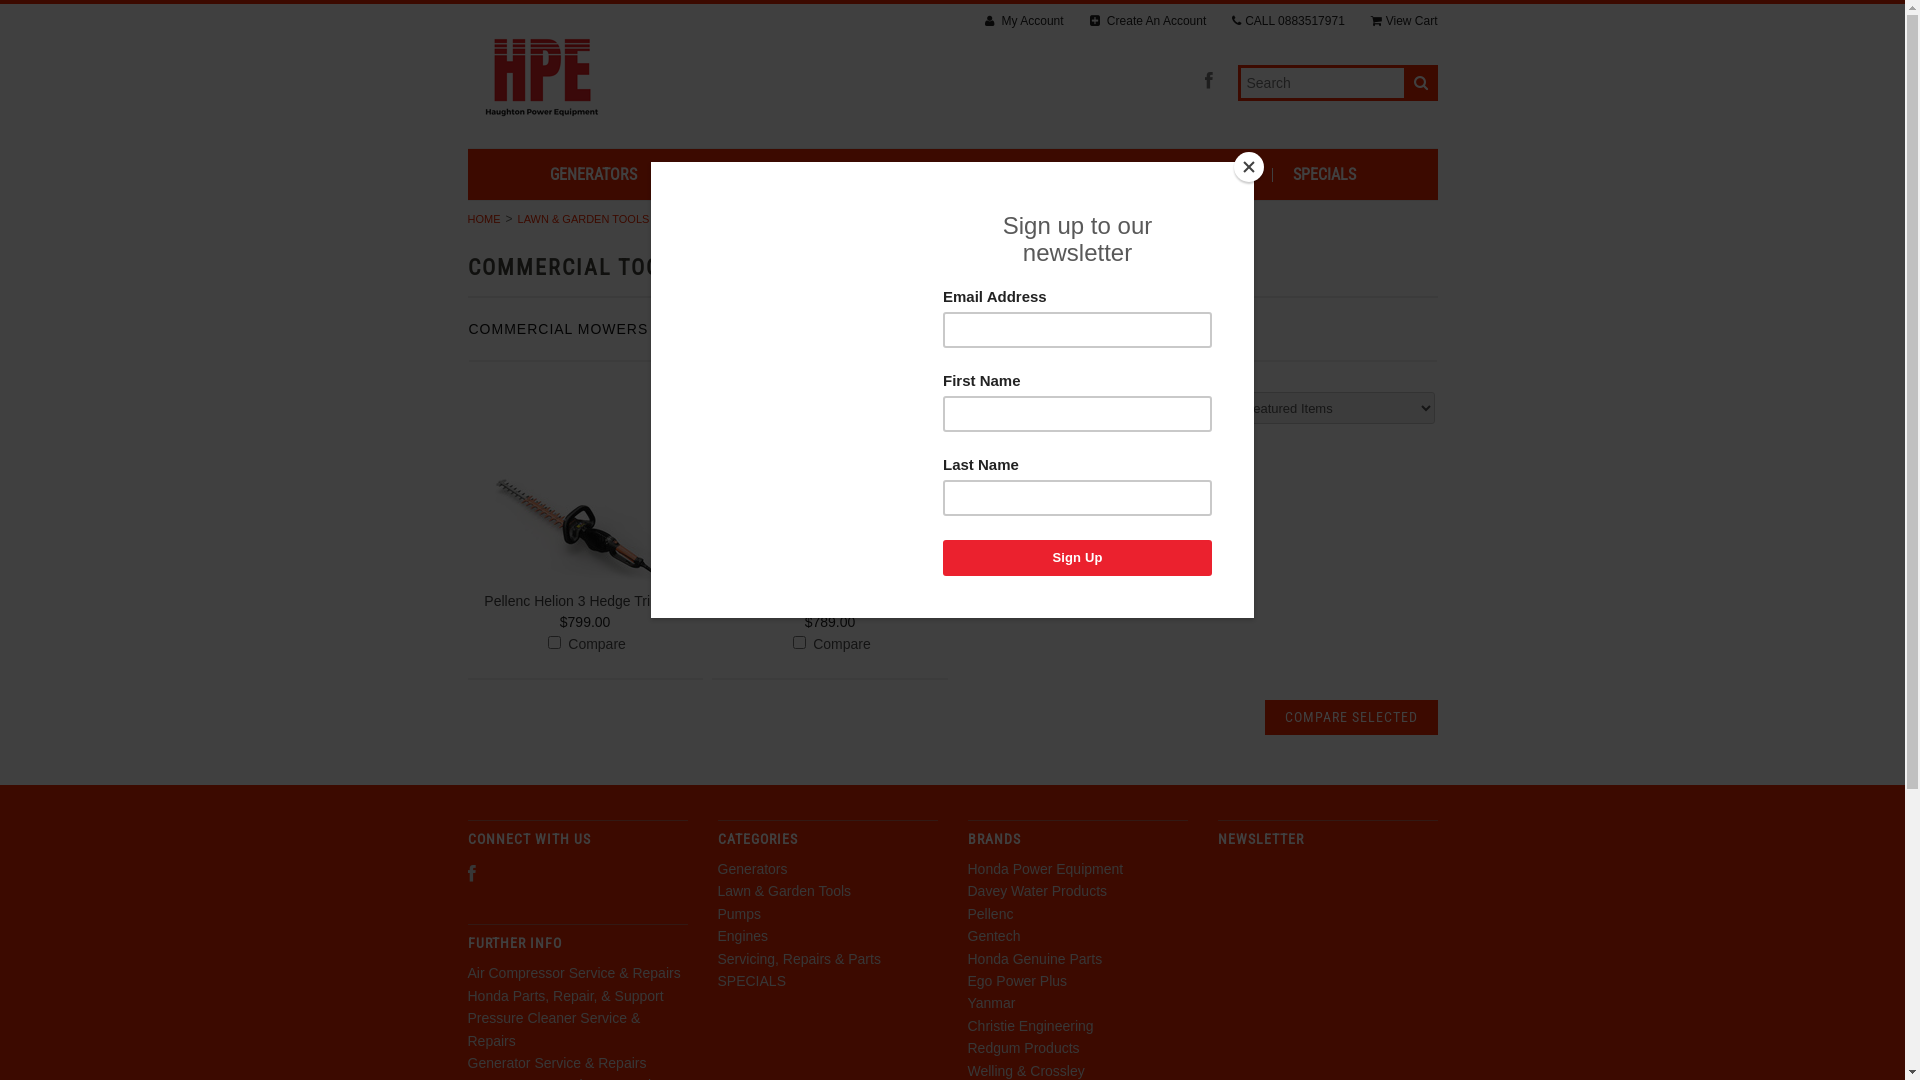  What do you see at coordinates (1148, 21) in the screenshot?
I see `'Create An Account'` at bounding box center [1148, 21].